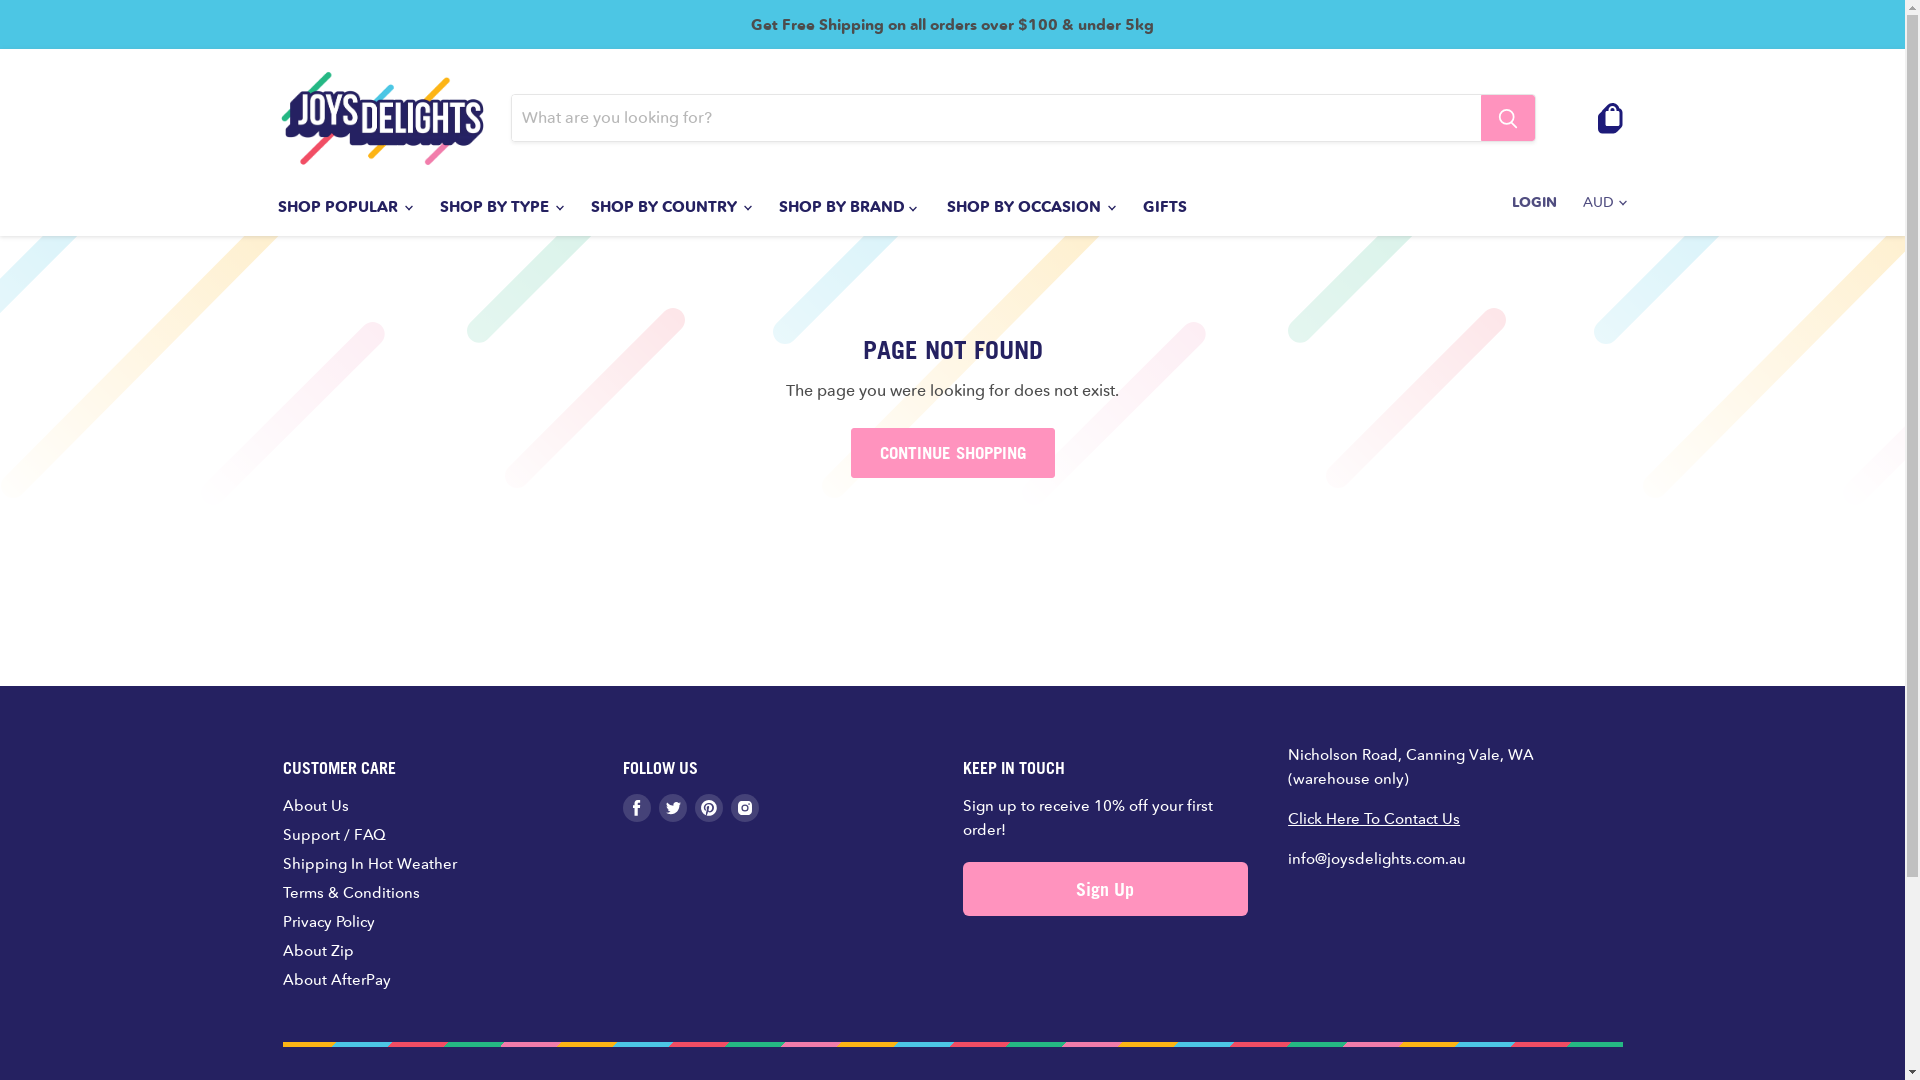 The width and height of the screenshot is (1920, 1080). I want to click on 'About Us', so click(314, 804).